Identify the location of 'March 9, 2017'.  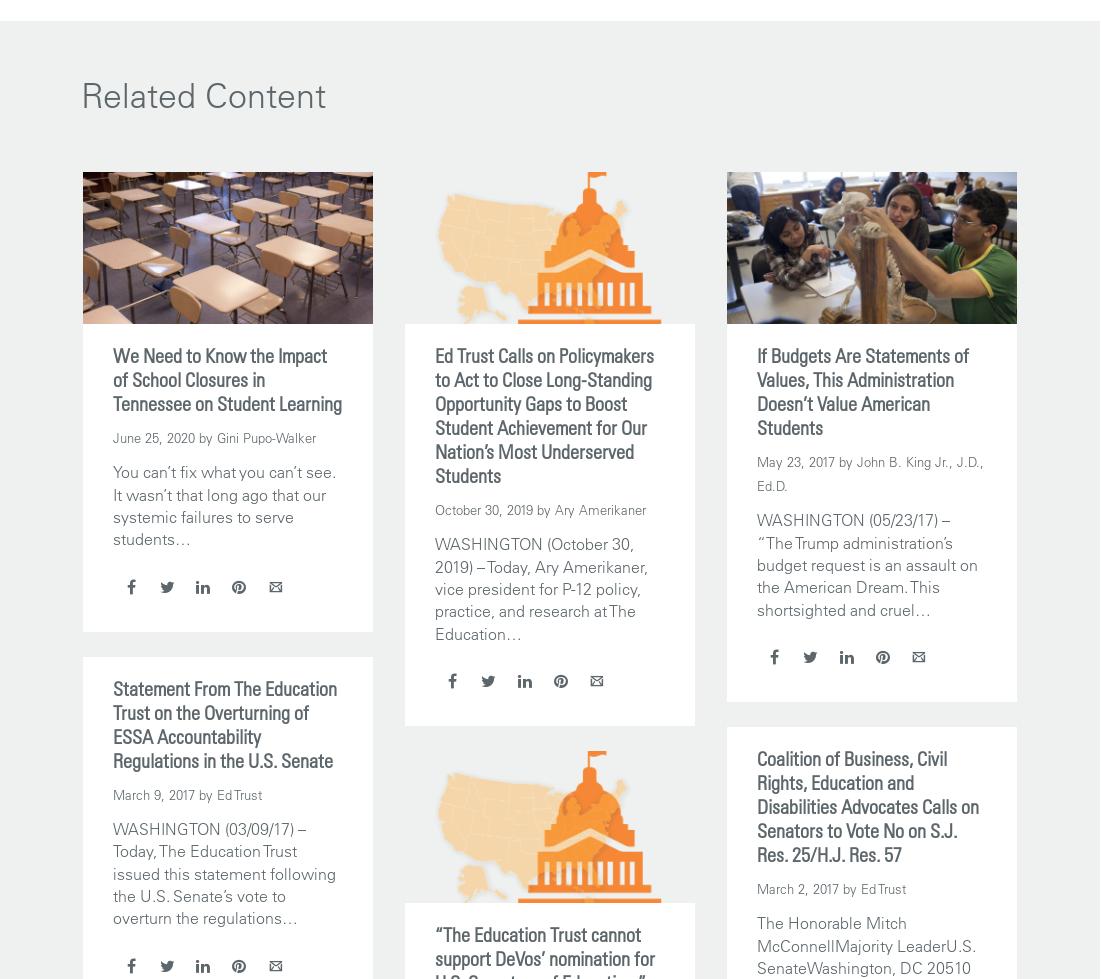
(153, 792).